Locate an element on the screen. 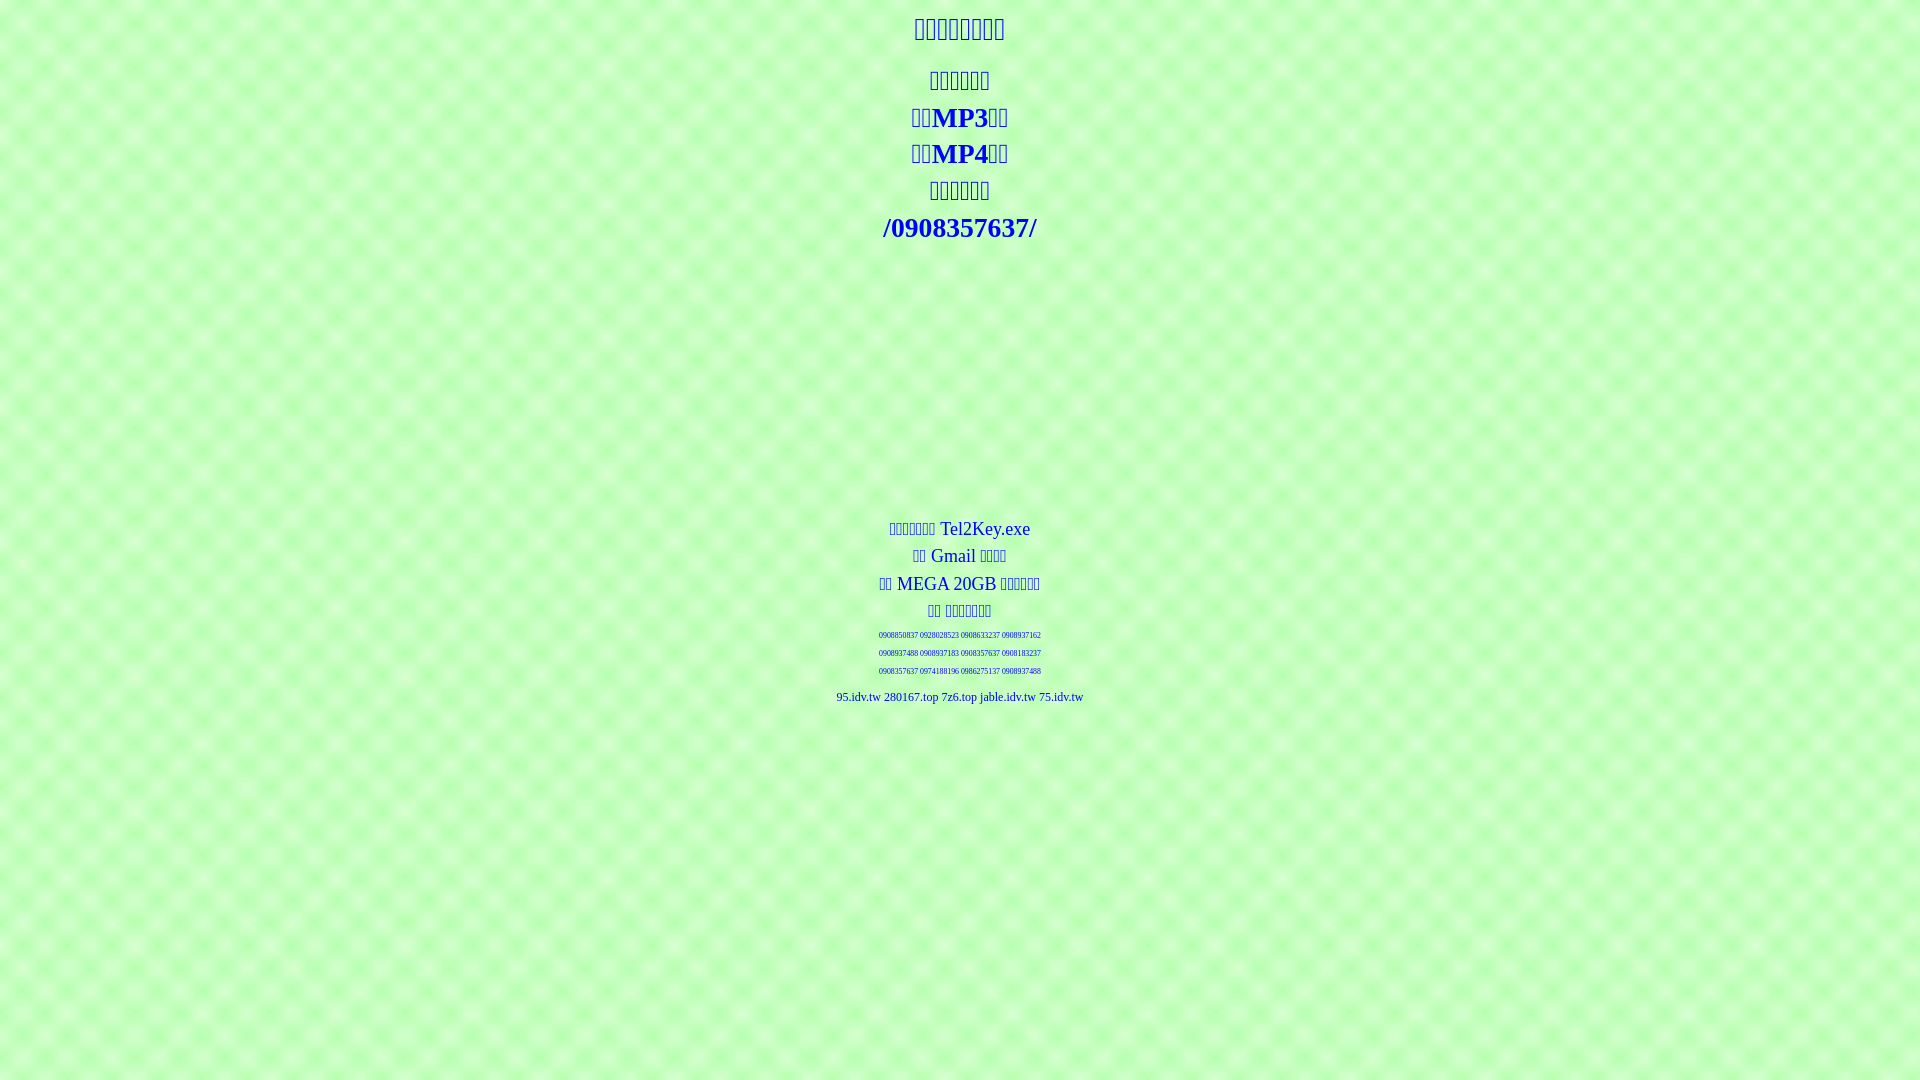  '7z6.top' is located at coordinates (958, 696).